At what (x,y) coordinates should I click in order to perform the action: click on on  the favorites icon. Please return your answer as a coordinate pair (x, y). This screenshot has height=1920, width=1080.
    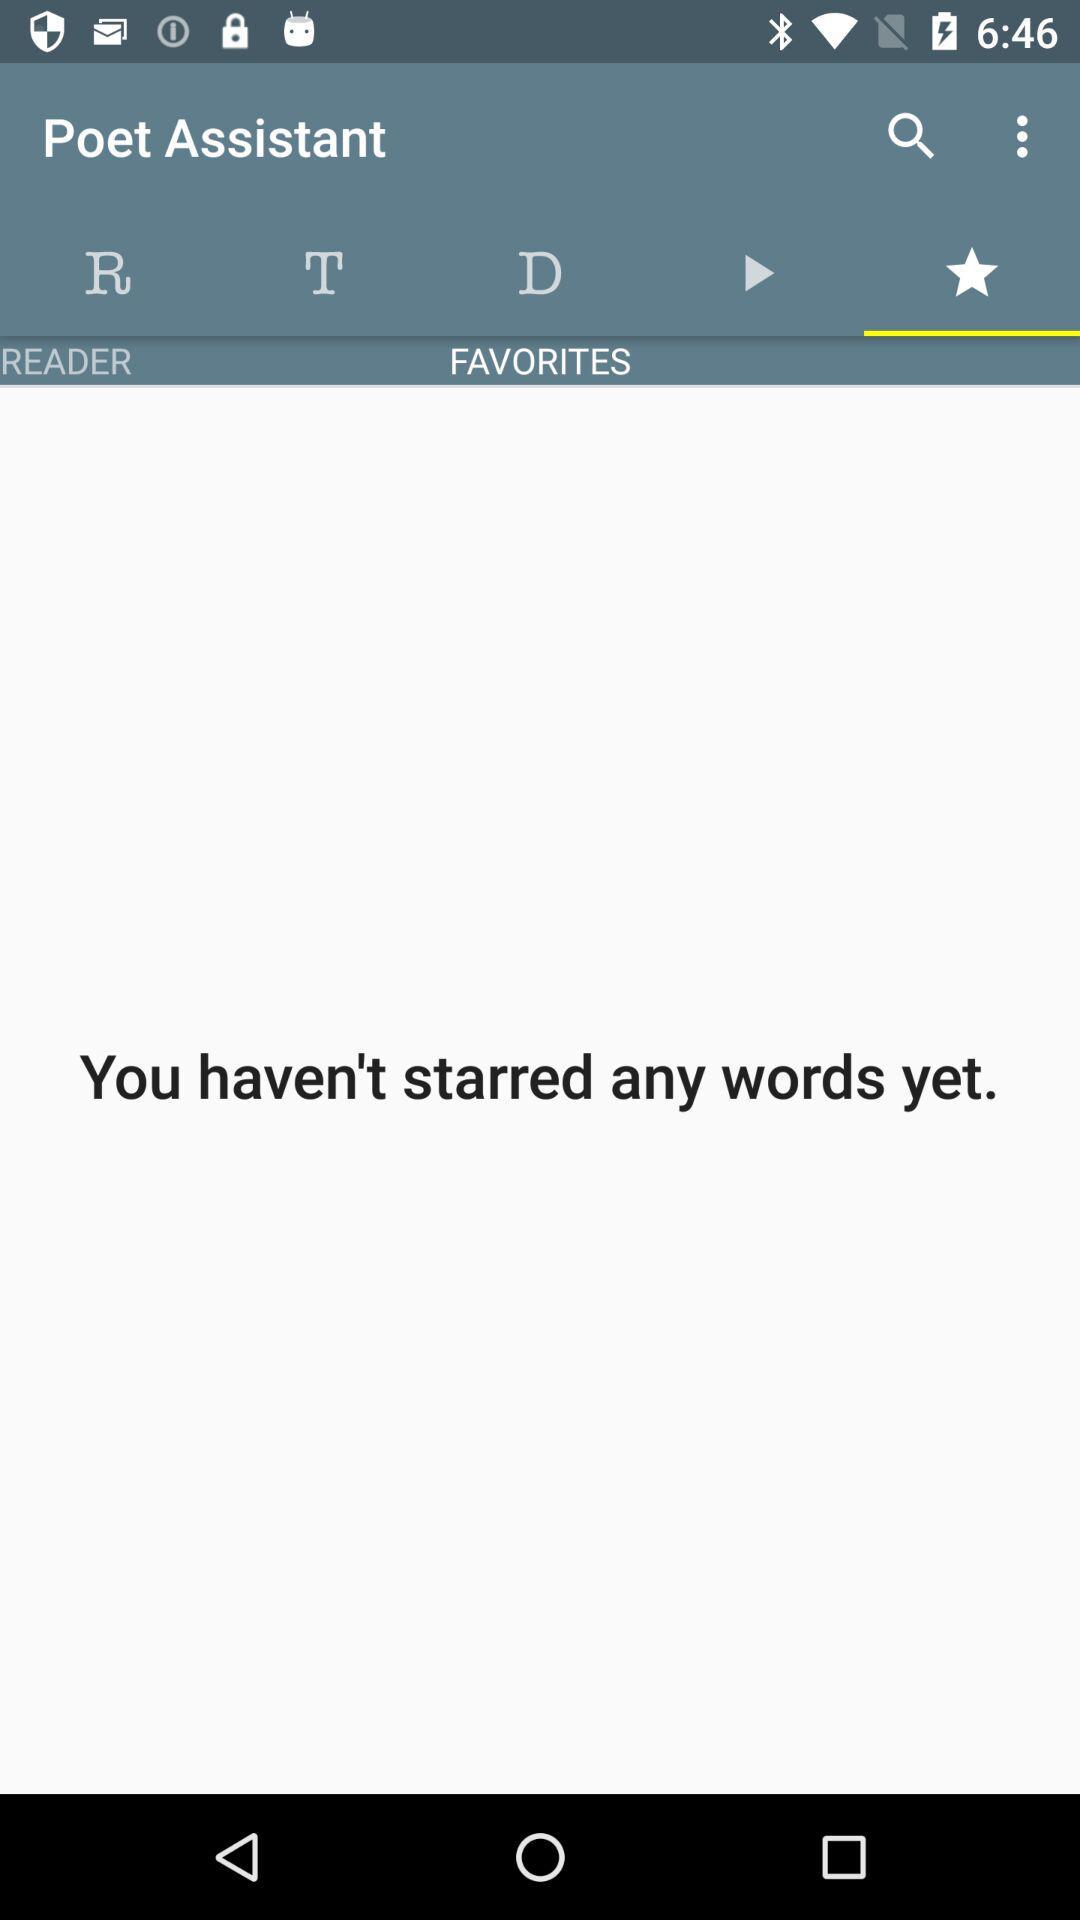
    Looking at the image, I should click on (971, 272).